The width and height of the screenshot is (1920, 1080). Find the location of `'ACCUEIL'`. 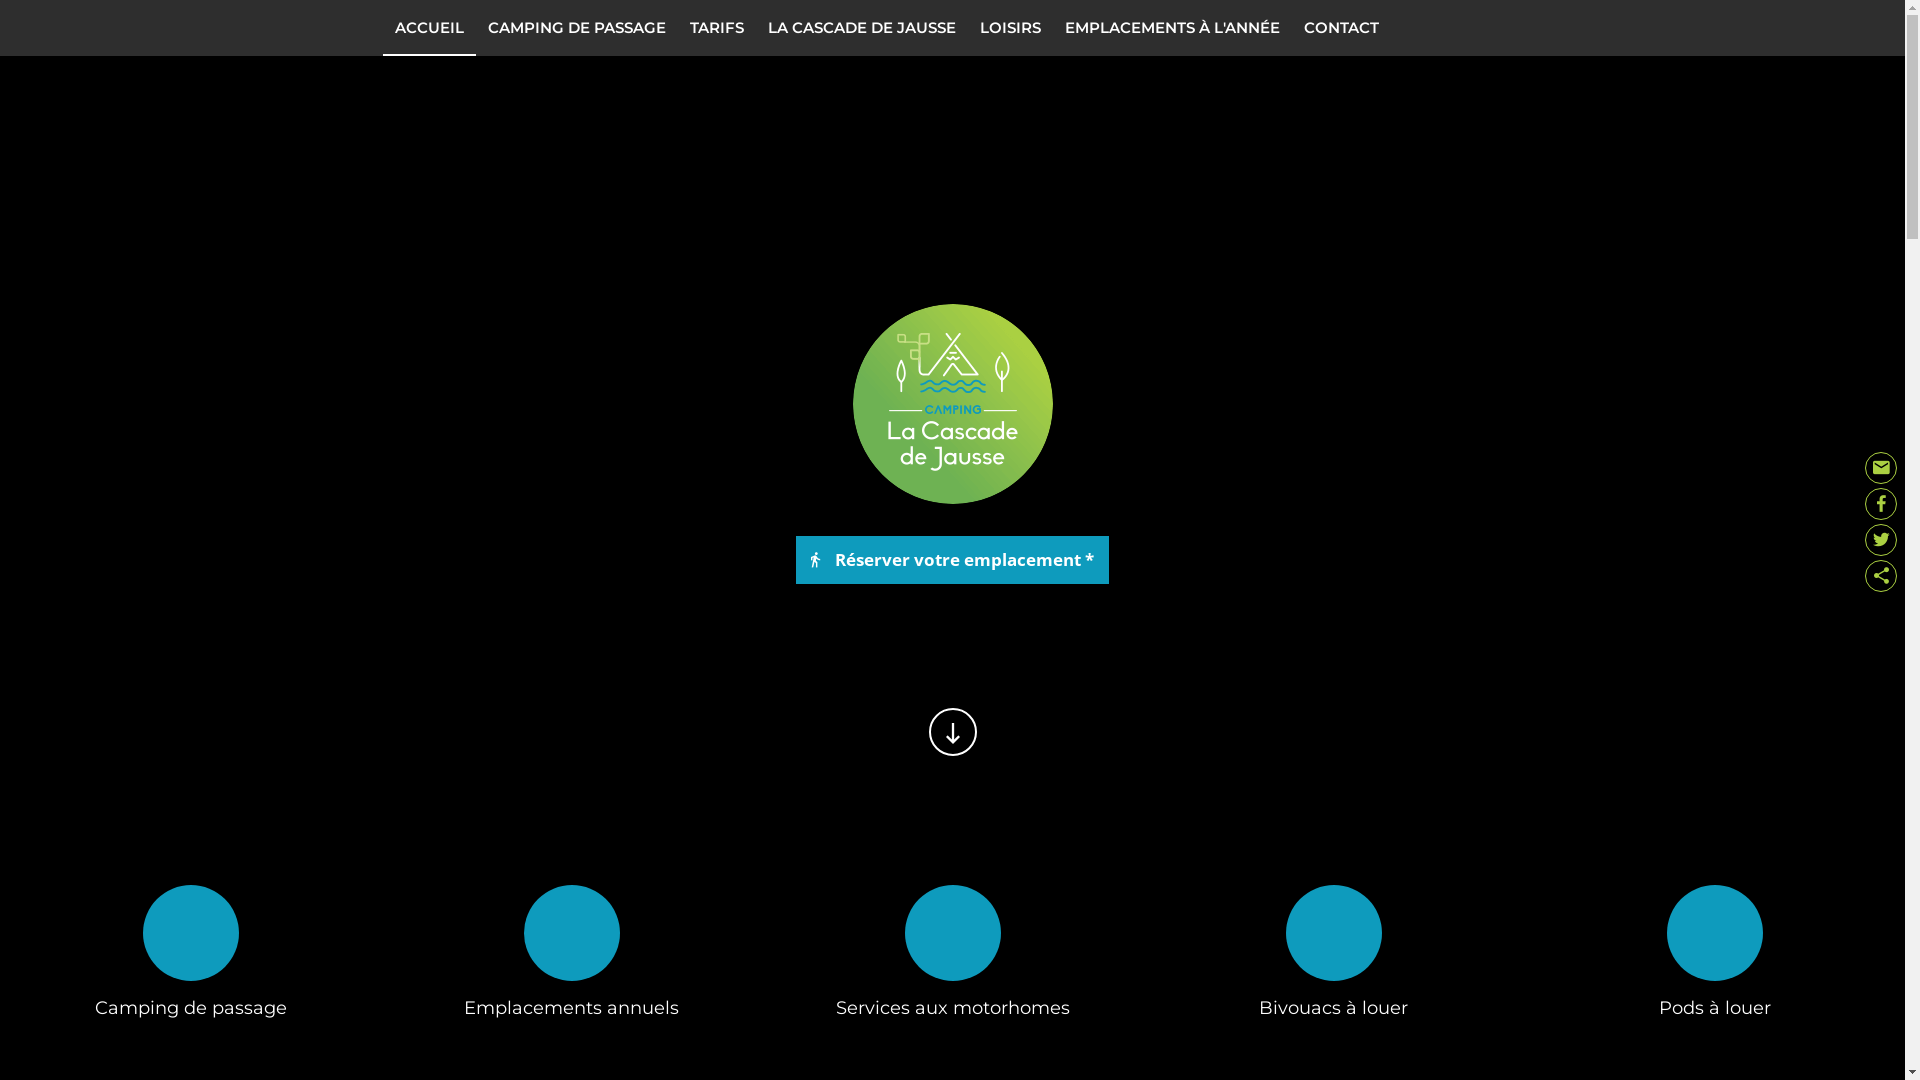

'ACCUEIL' is located at coordinates (427, 27).